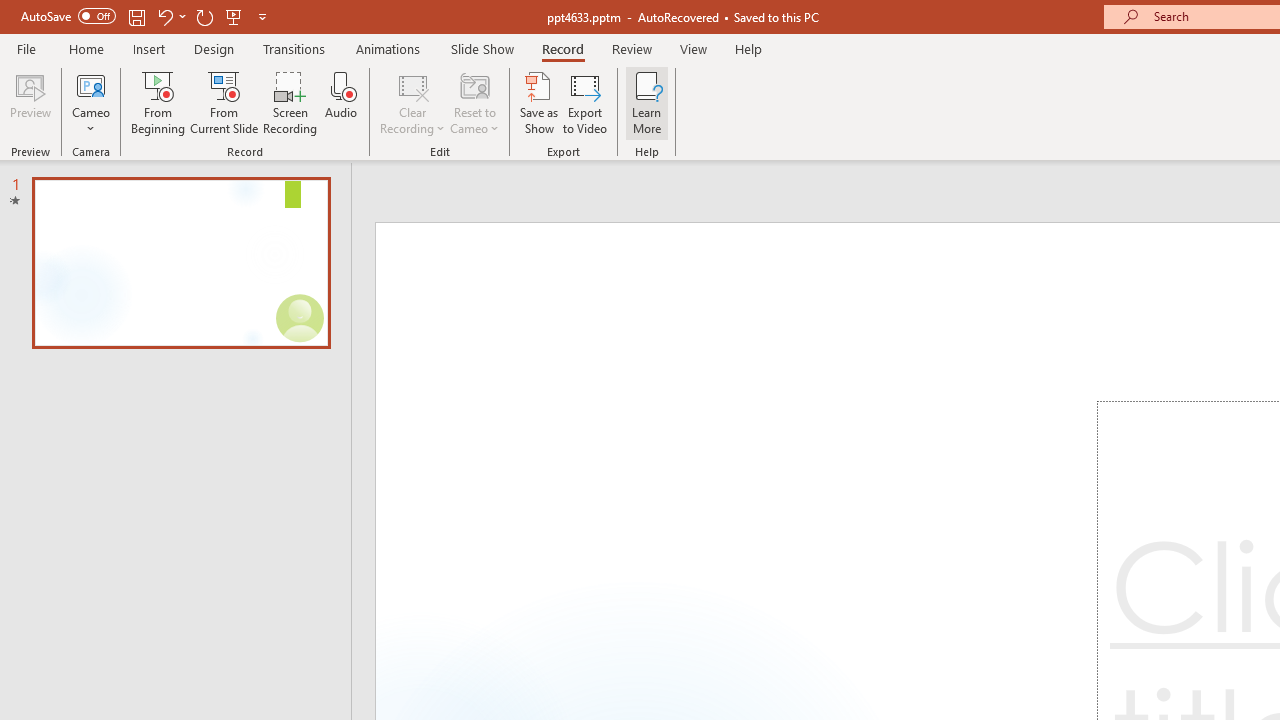 Image resolution: width=1280 pixels, height=720 pixels. What do you see at coordinates (30, 103) in the screenshot?
I see `'Preview'` at bounding box center [30, 103].